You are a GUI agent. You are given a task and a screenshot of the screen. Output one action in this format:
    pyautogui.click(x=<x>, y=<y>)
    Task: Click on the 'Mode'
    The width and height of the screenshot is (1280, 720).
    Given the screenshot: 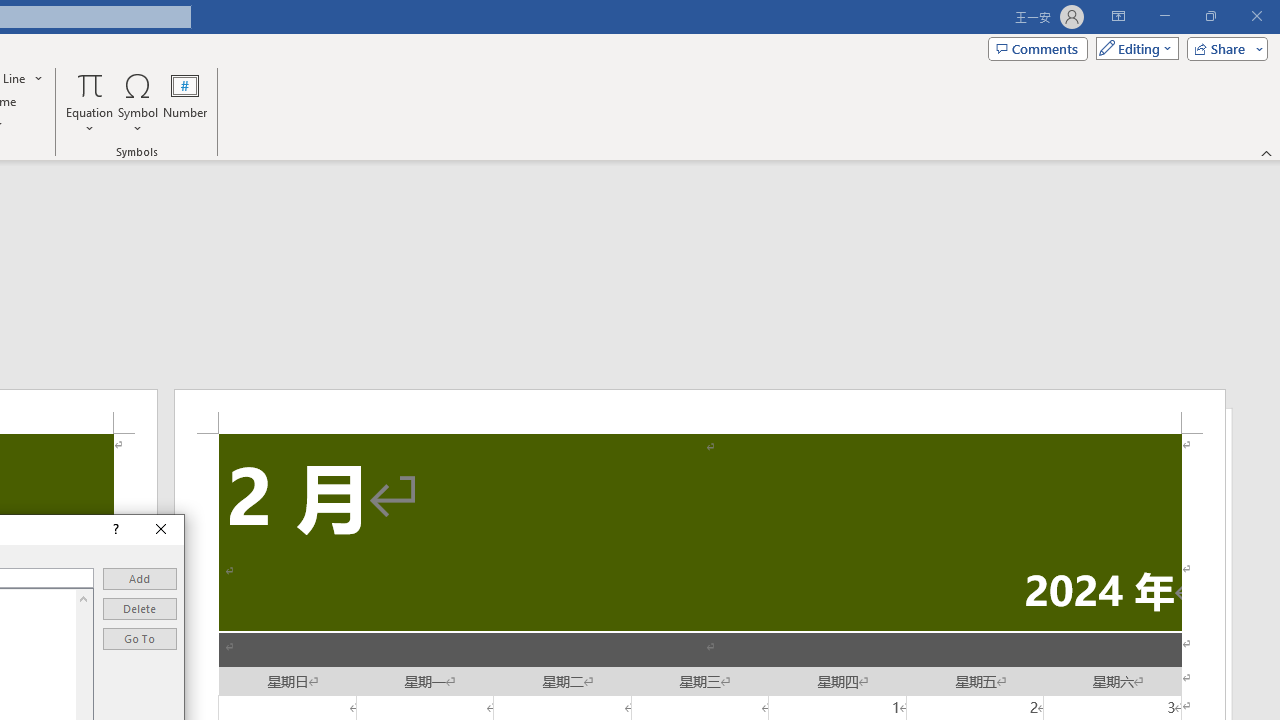 What is the action you would take?
    pyautogui.click(x=1133, y=47)
    